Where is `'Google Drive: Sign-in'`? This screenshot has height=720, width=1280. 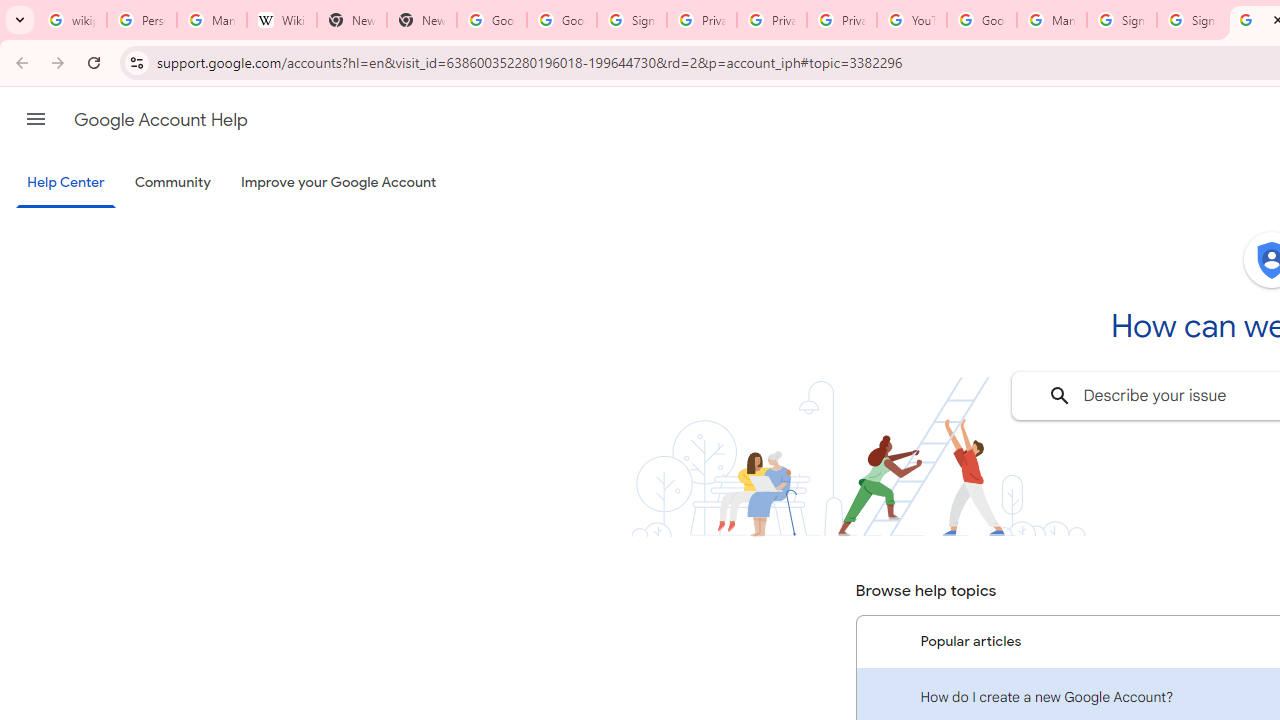 'Google Drive: Sign-in' is located at coordinates (560, 20).